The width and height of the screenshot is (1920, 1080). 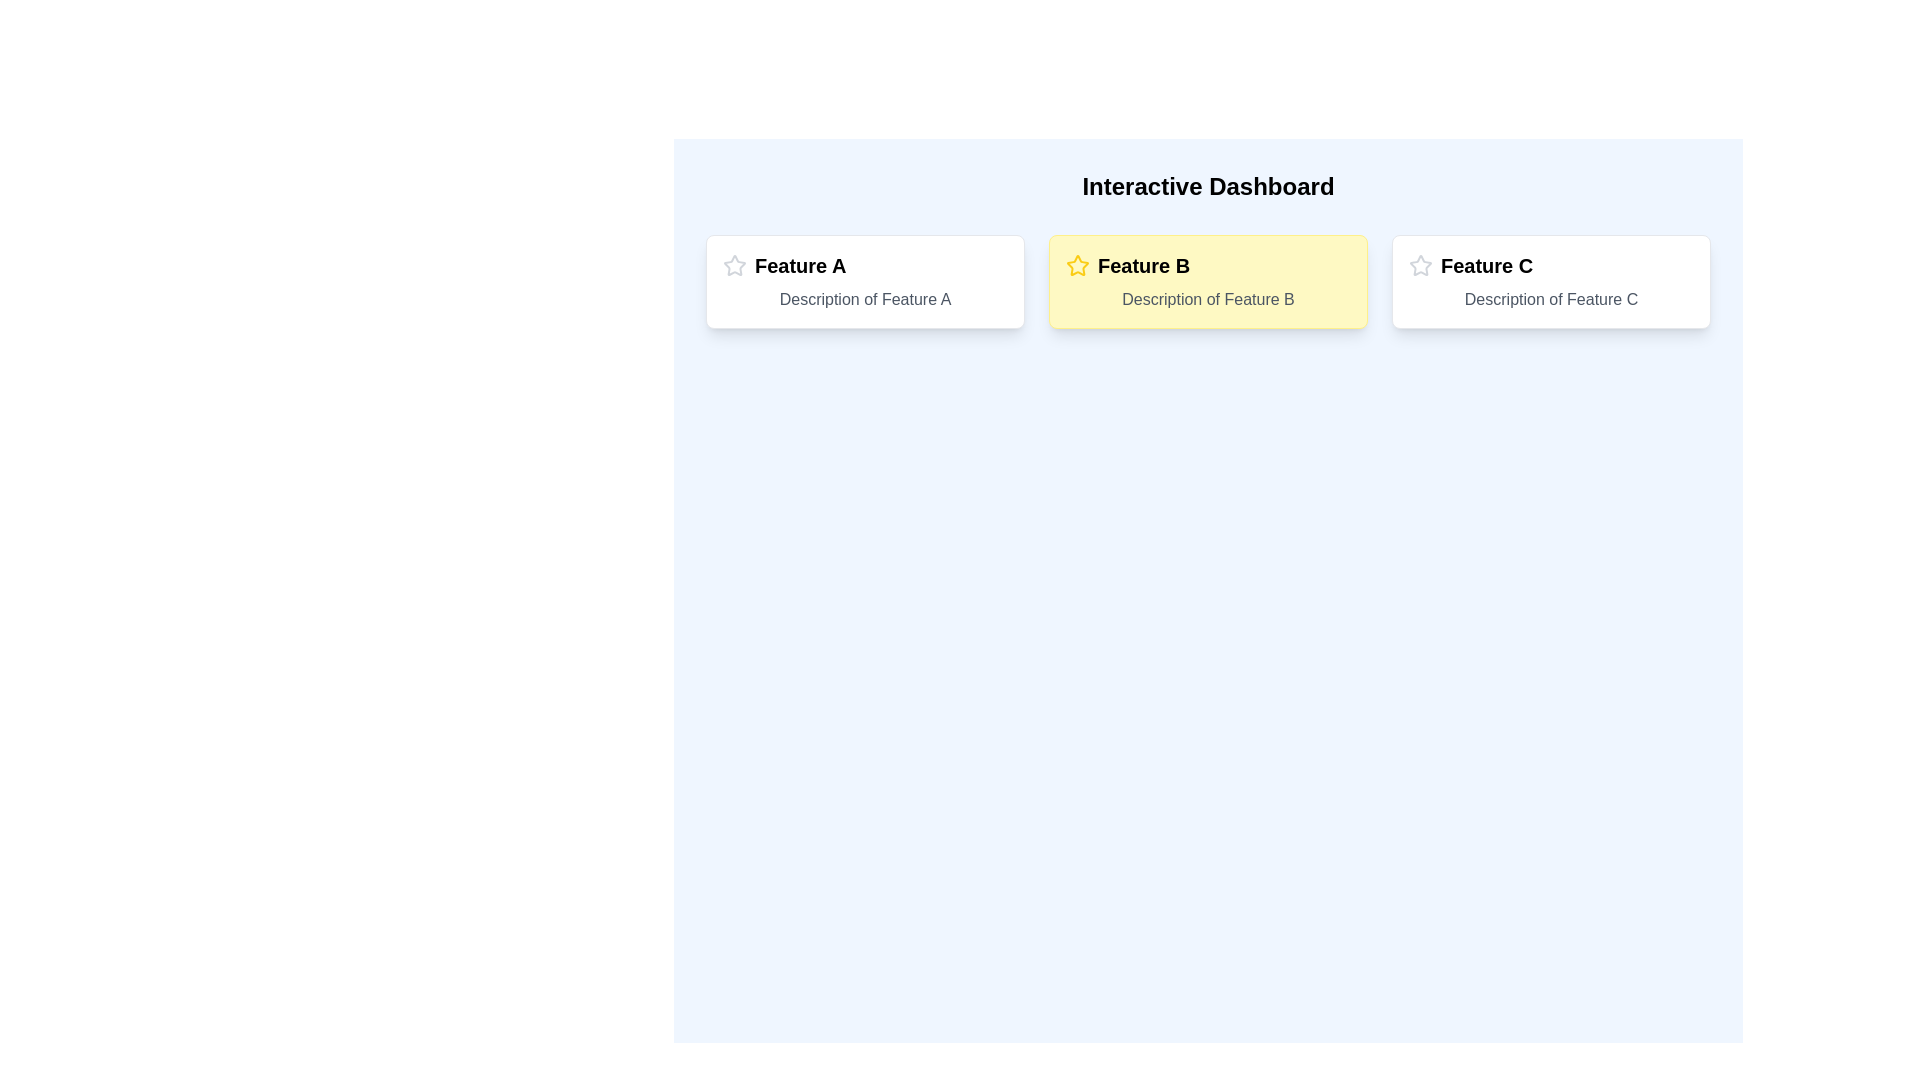 What do you see at coordinates (865, 281) in the screenshot?
I see `the first card in the grid layout` at bounding box center [865, 281].